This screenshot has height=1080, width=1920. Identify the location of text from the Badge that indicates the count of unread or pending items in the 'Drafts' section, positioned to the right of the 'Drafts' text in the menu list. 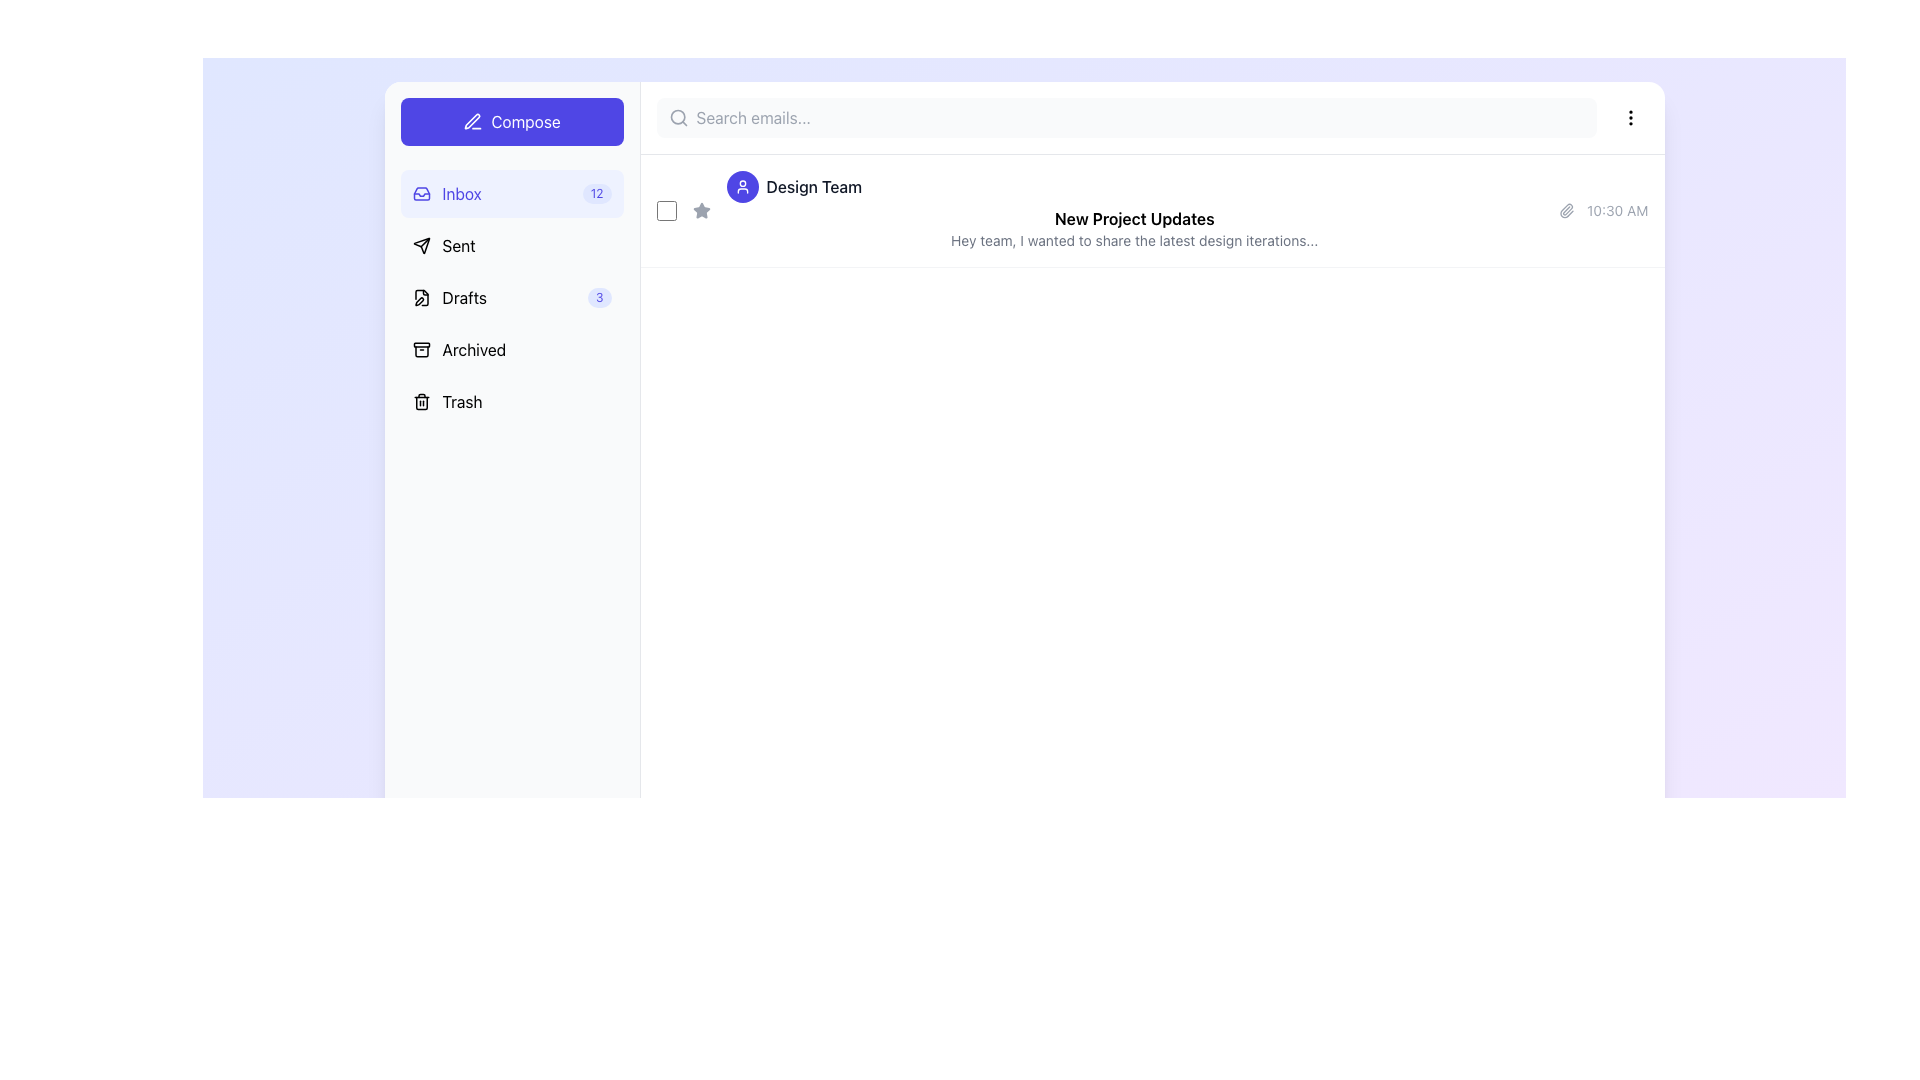
(598, 297).